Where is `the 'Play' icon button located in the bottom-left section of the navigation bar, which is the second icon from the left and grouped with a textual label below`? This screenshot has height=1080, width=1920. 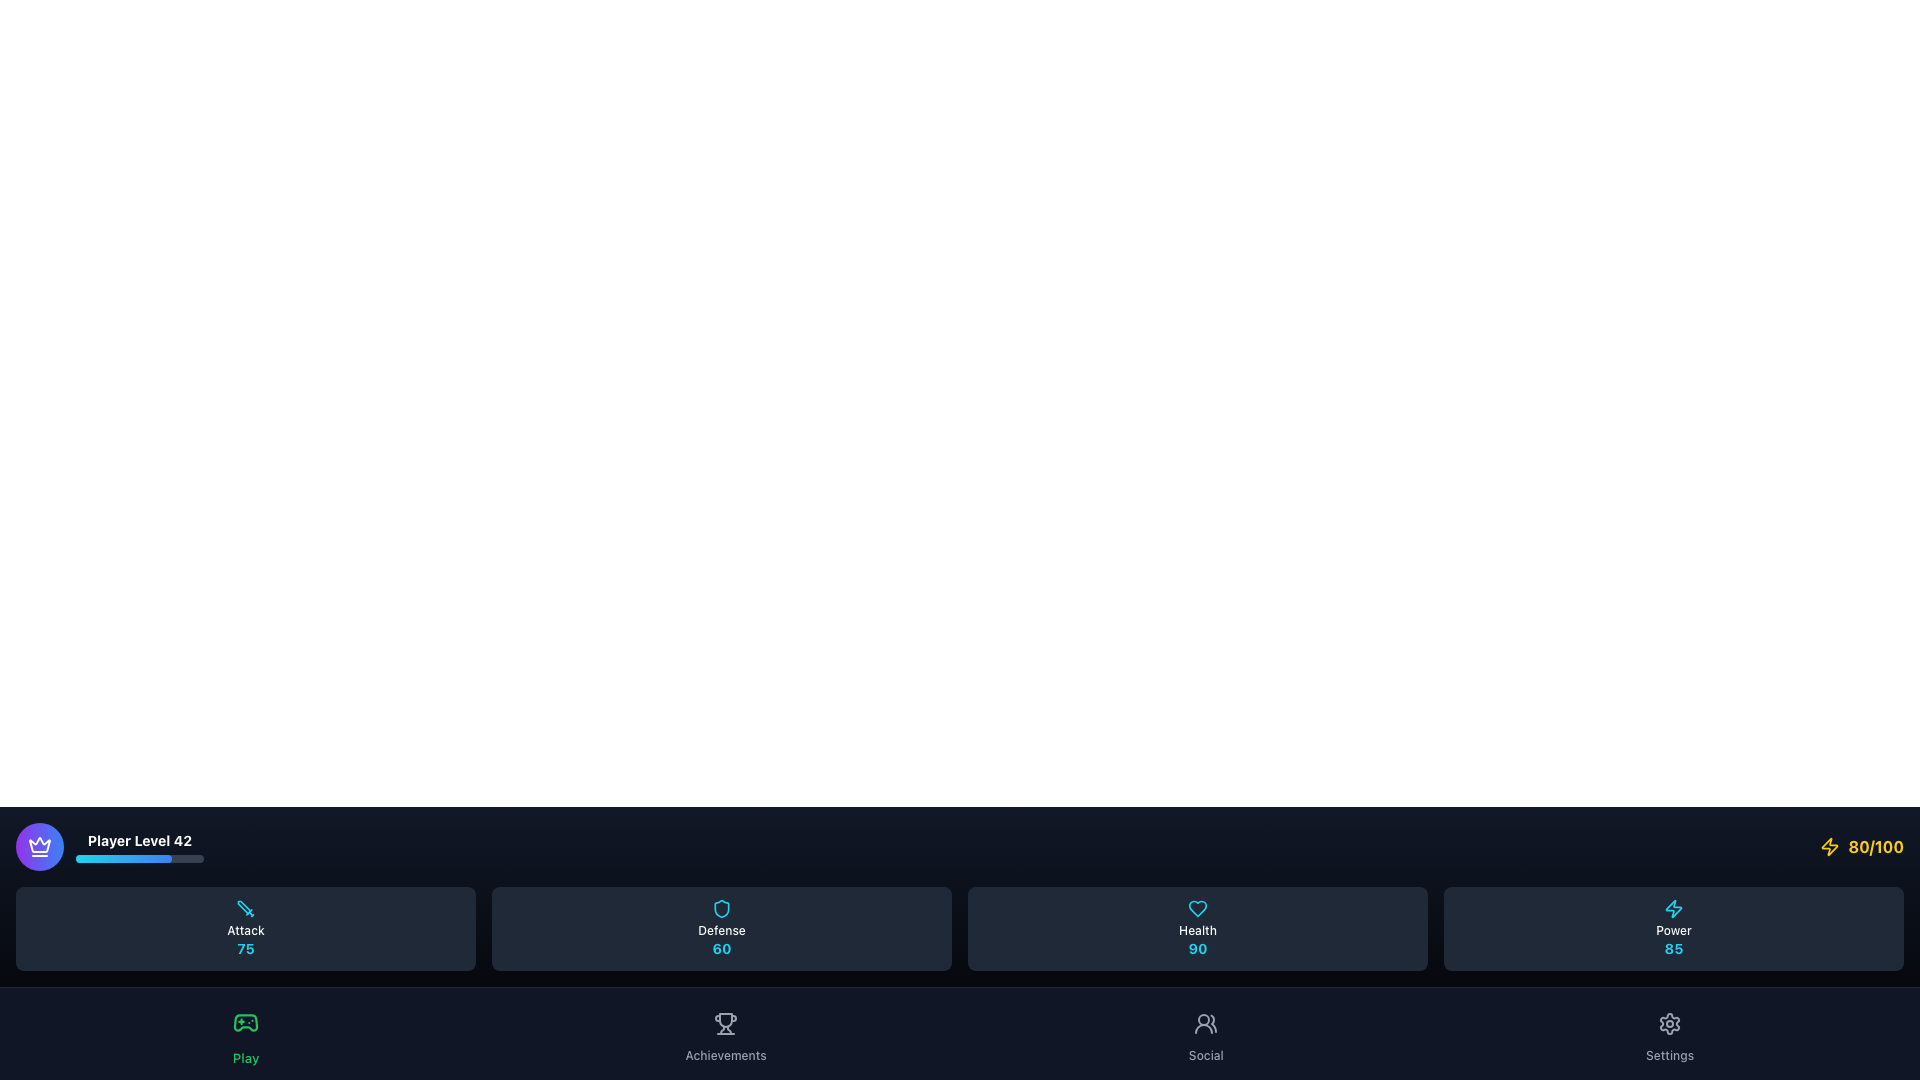
the 'Play' icon button located in the bottom-left section of the navigation bar, which is the second icon from the left and grouped with a textual label below is located at coordinates (244, 1022).